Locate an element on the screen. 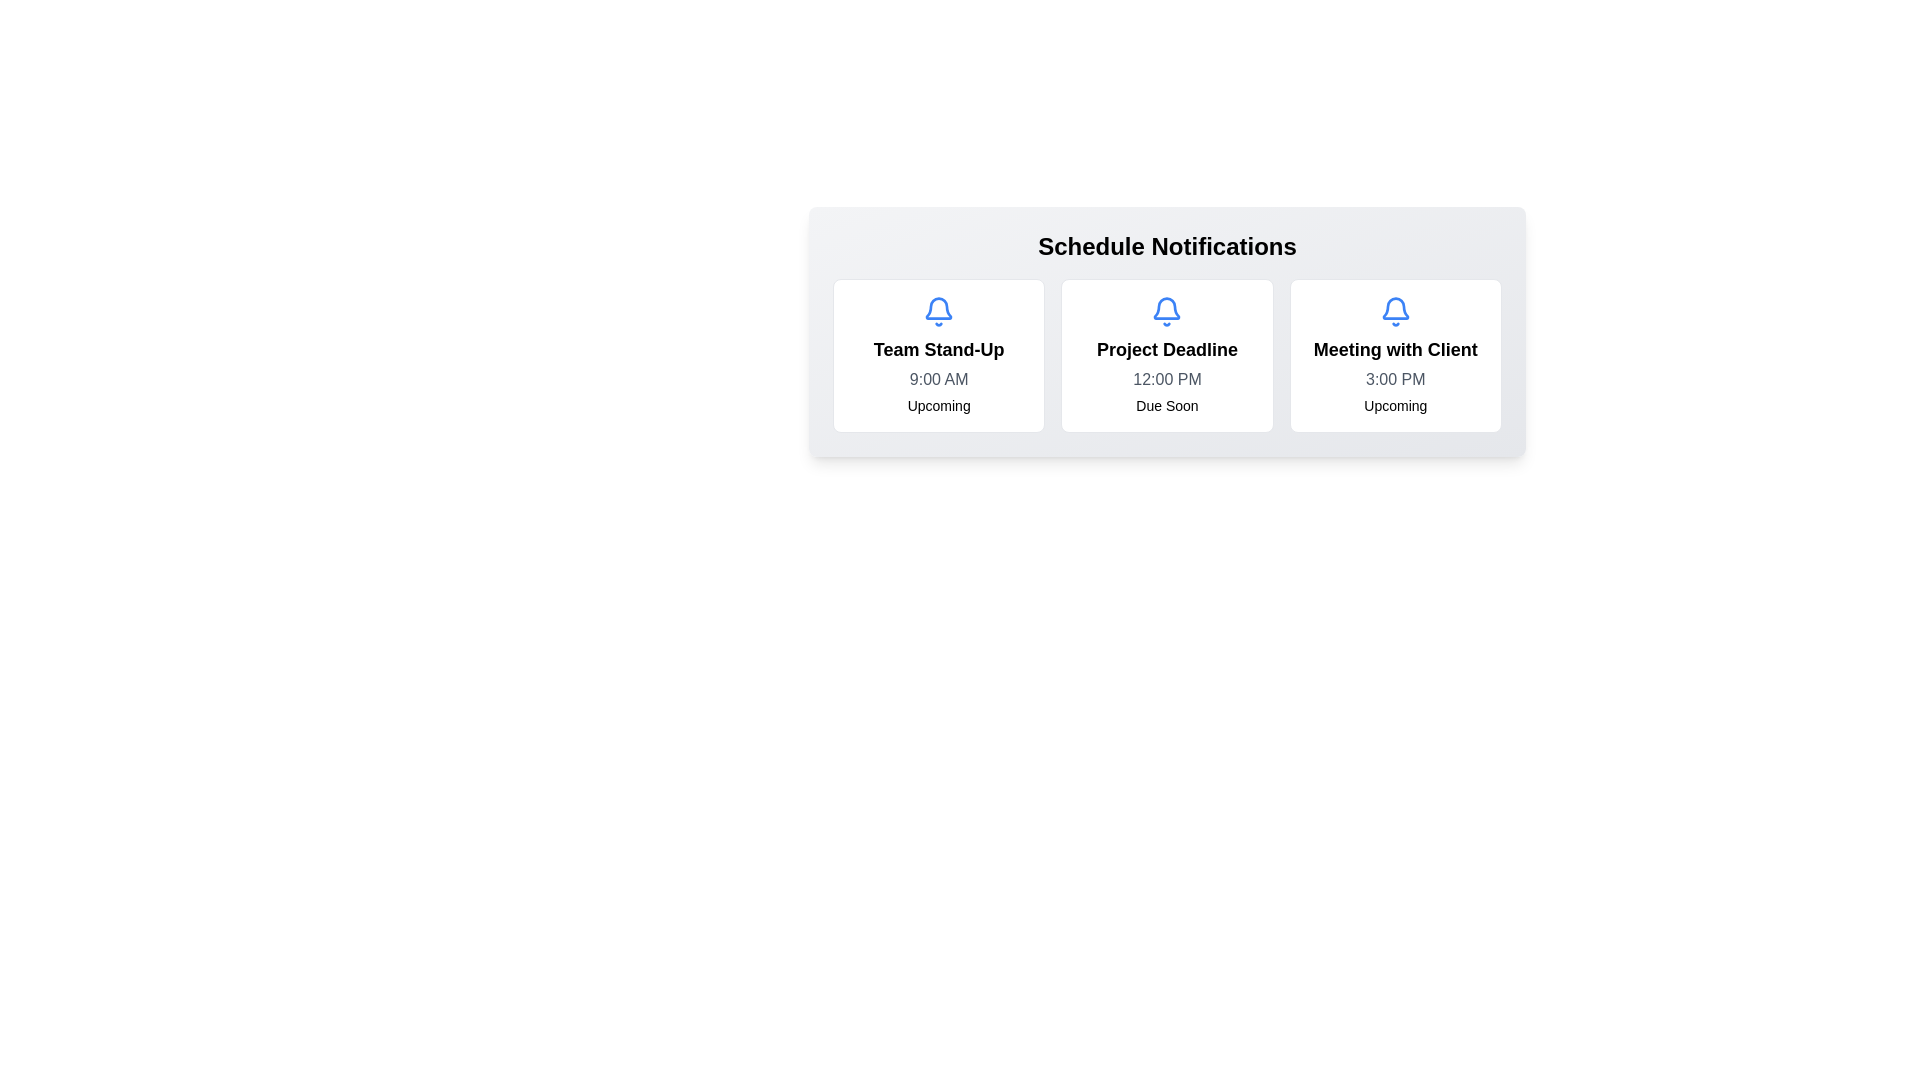 The width and height of the screenshot is (1920, 1080). text displayed in the static label indicating the scheduled time of the 'Team Stand-Up' event, which is located centrally within the notification card below the title 'Team Stand-Up' is located at coordinates (938, 380).